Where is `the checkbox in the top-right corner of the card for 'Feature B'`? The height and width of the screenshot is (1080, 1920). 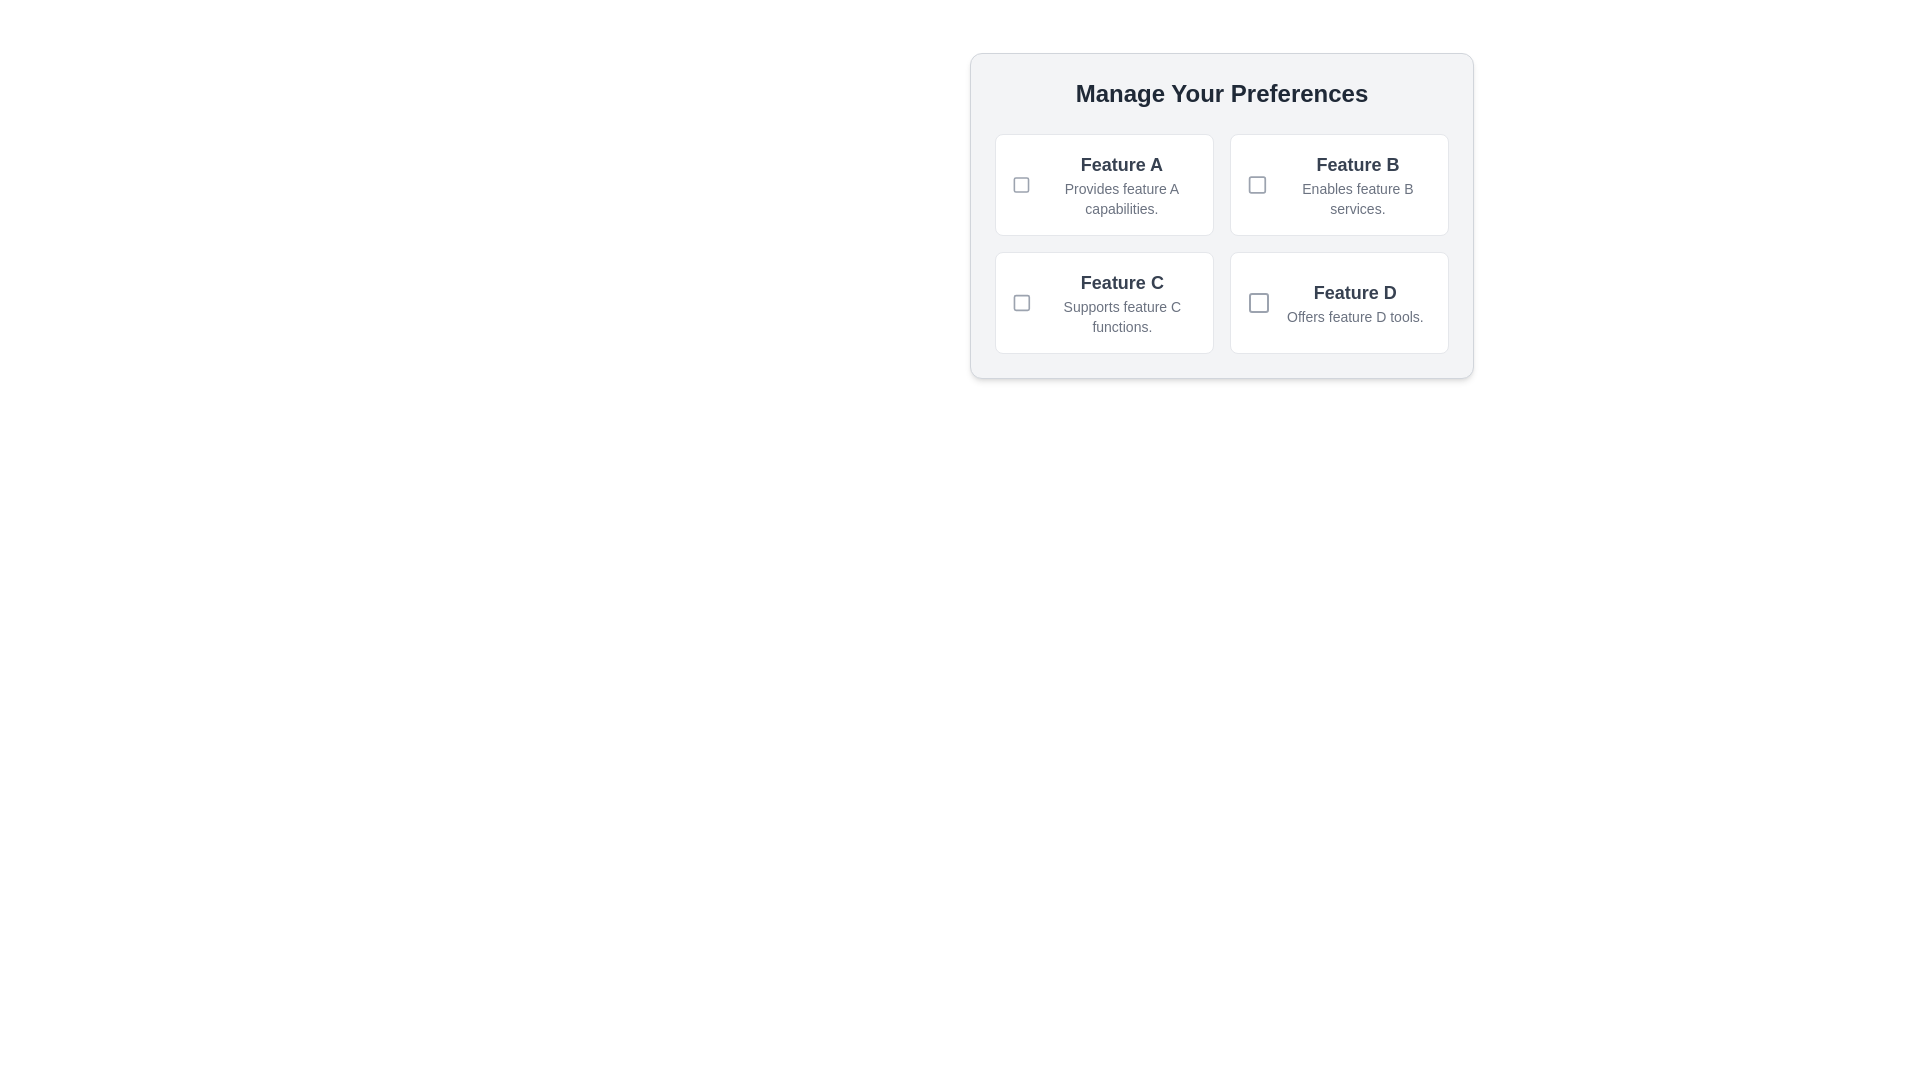 the checkbox in the top-right corner of the card for 'Feature B' is located at coordinates (1339, 185).